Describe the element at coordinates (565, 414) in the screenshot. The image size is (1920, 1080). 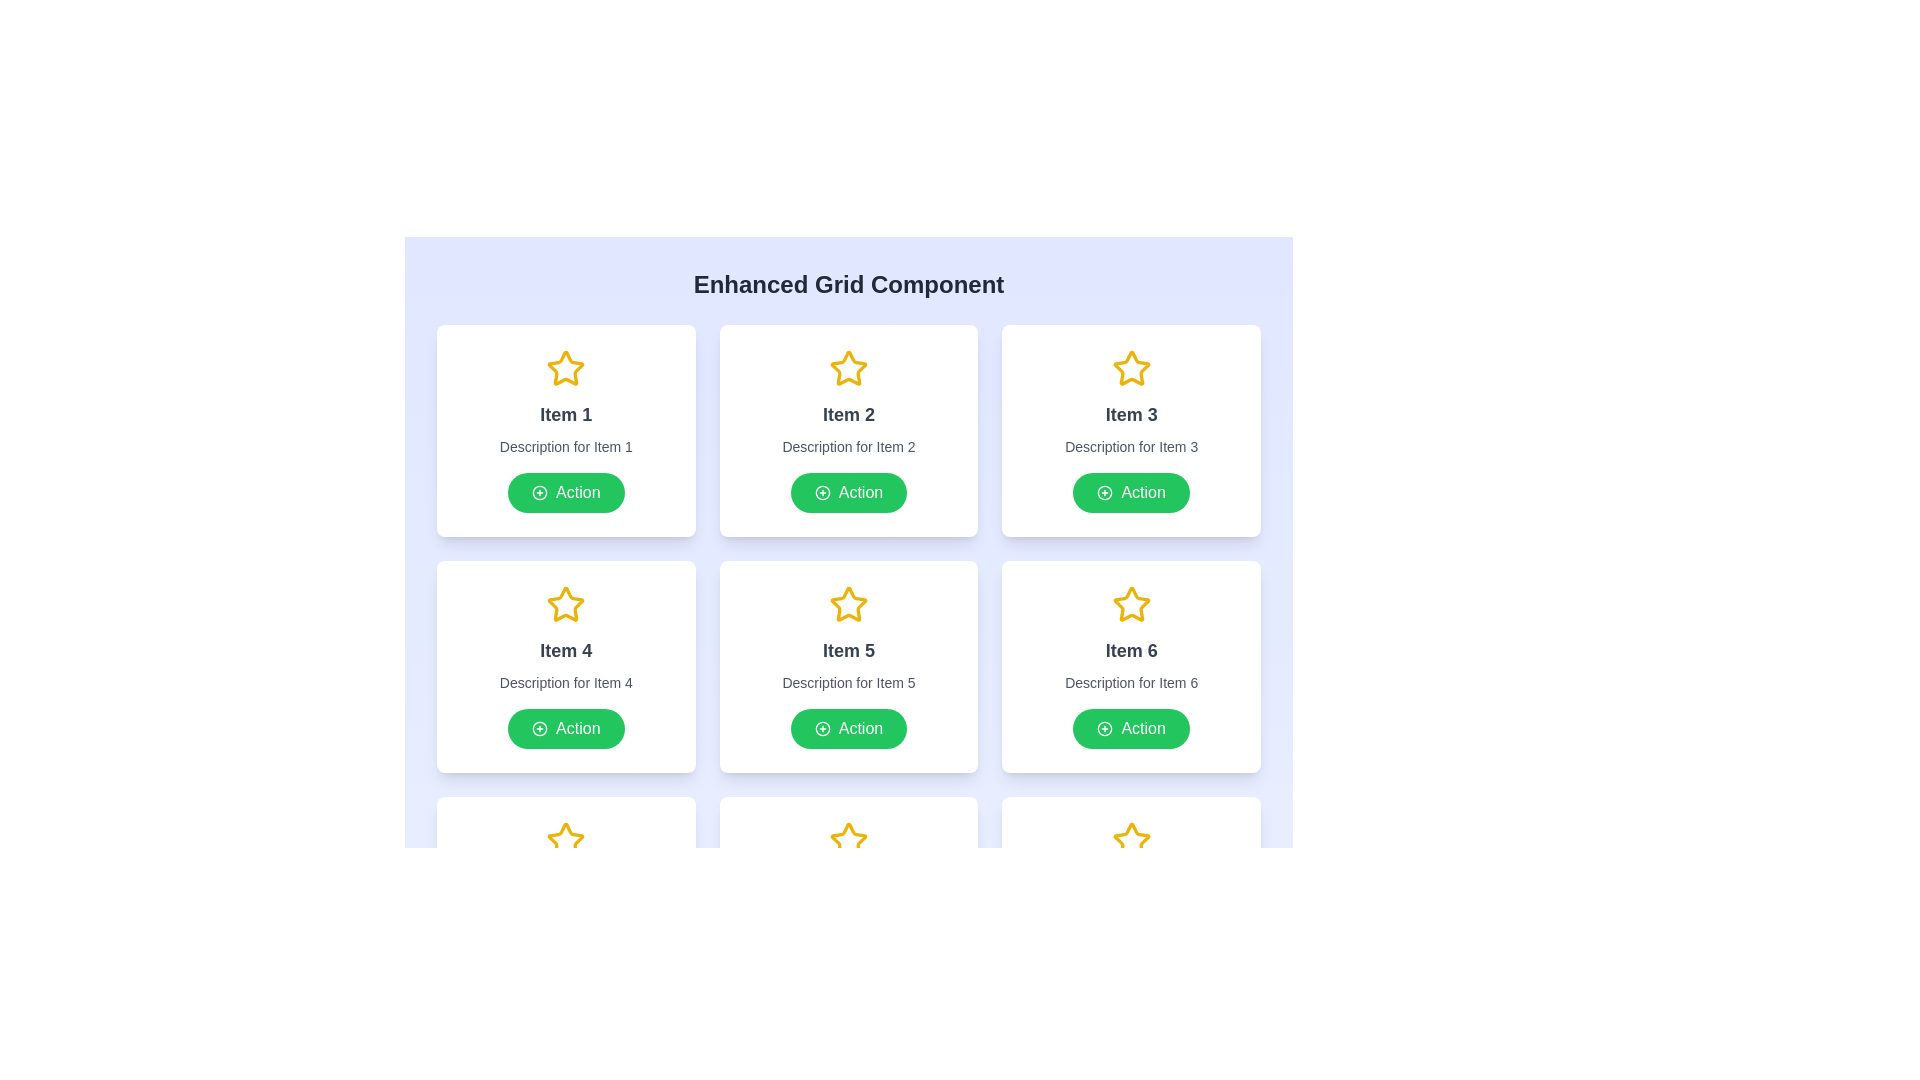
I see `text of the title label located in the first box of a three-column grid layout, positioned below a star icon and above the description text and 'Action' button` at that location.